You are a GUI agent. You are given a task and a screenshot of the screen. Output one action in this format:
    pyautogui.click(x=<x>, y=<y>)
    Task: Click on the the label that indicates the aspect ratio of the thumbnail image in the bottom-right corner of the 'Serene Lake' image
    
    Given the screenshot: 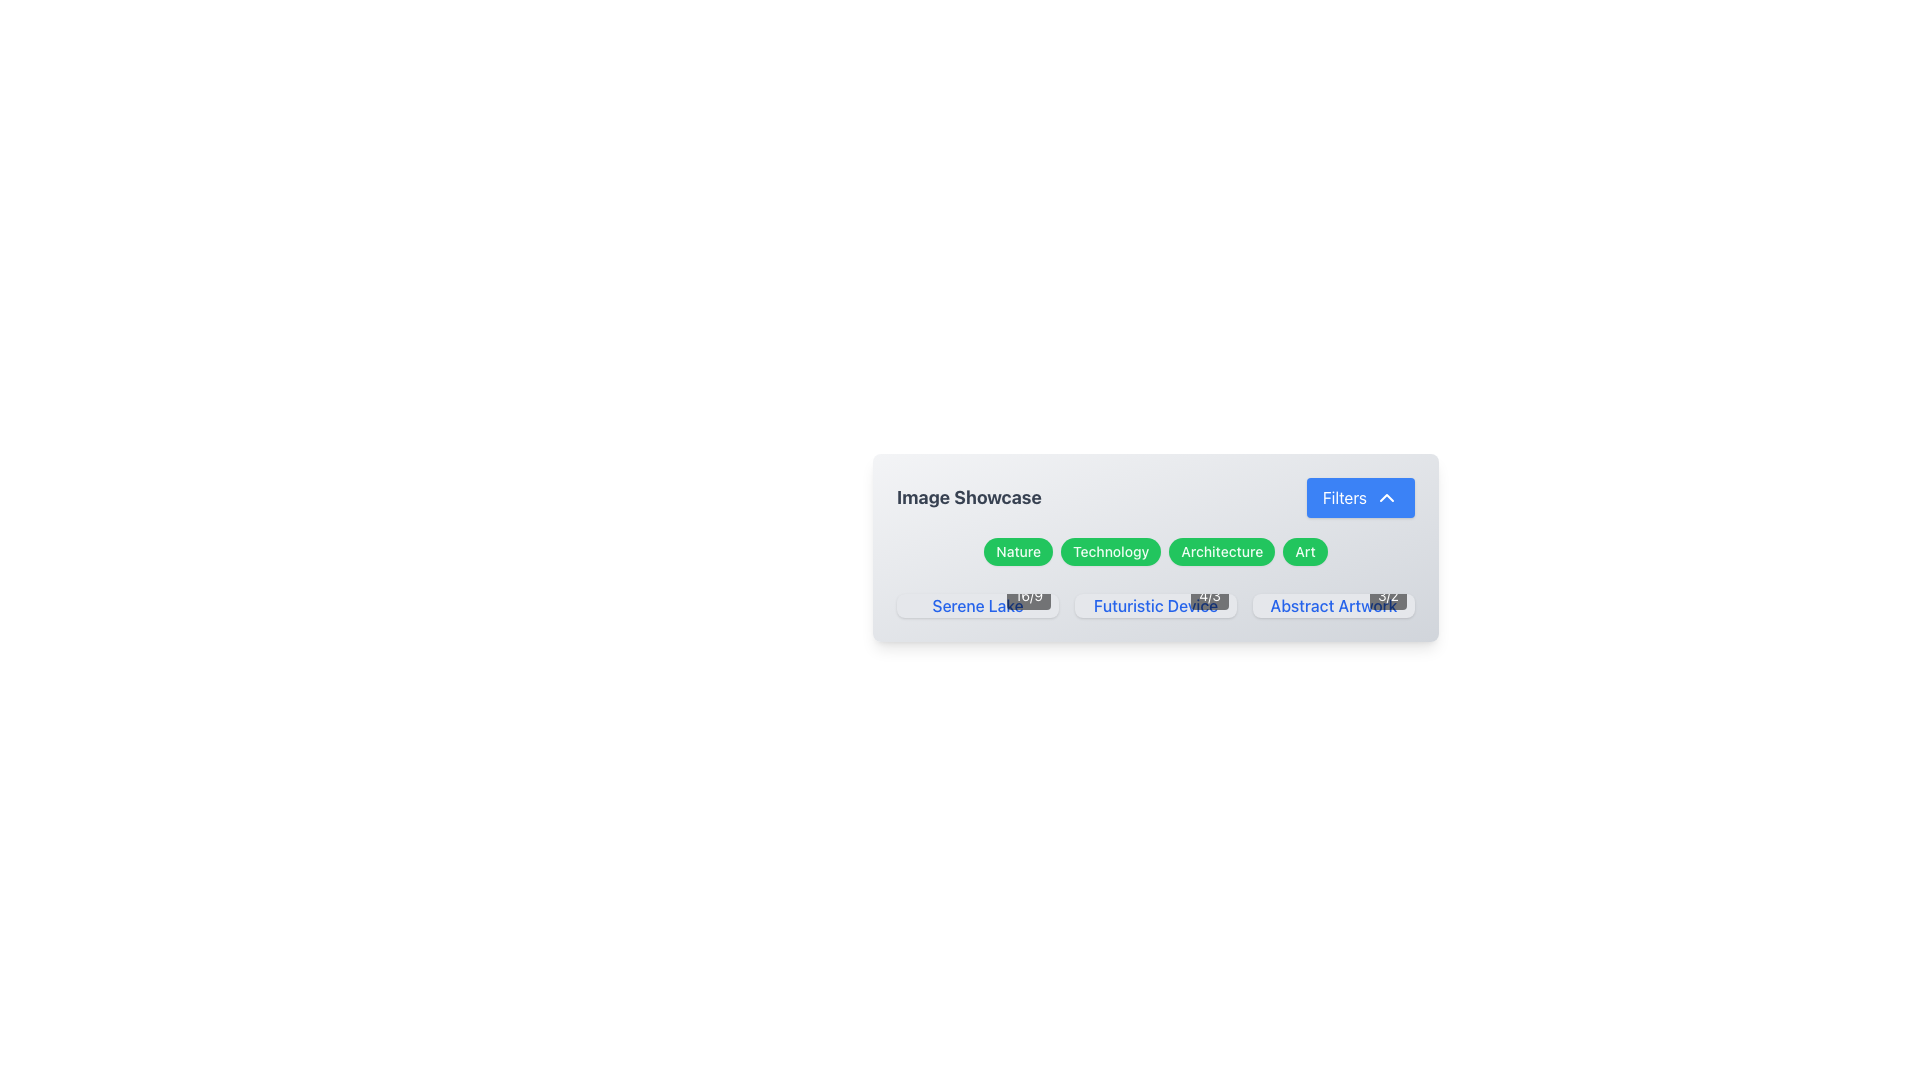 What is the action you would take?
    pyautogui.click(x=1028, y=595)
    